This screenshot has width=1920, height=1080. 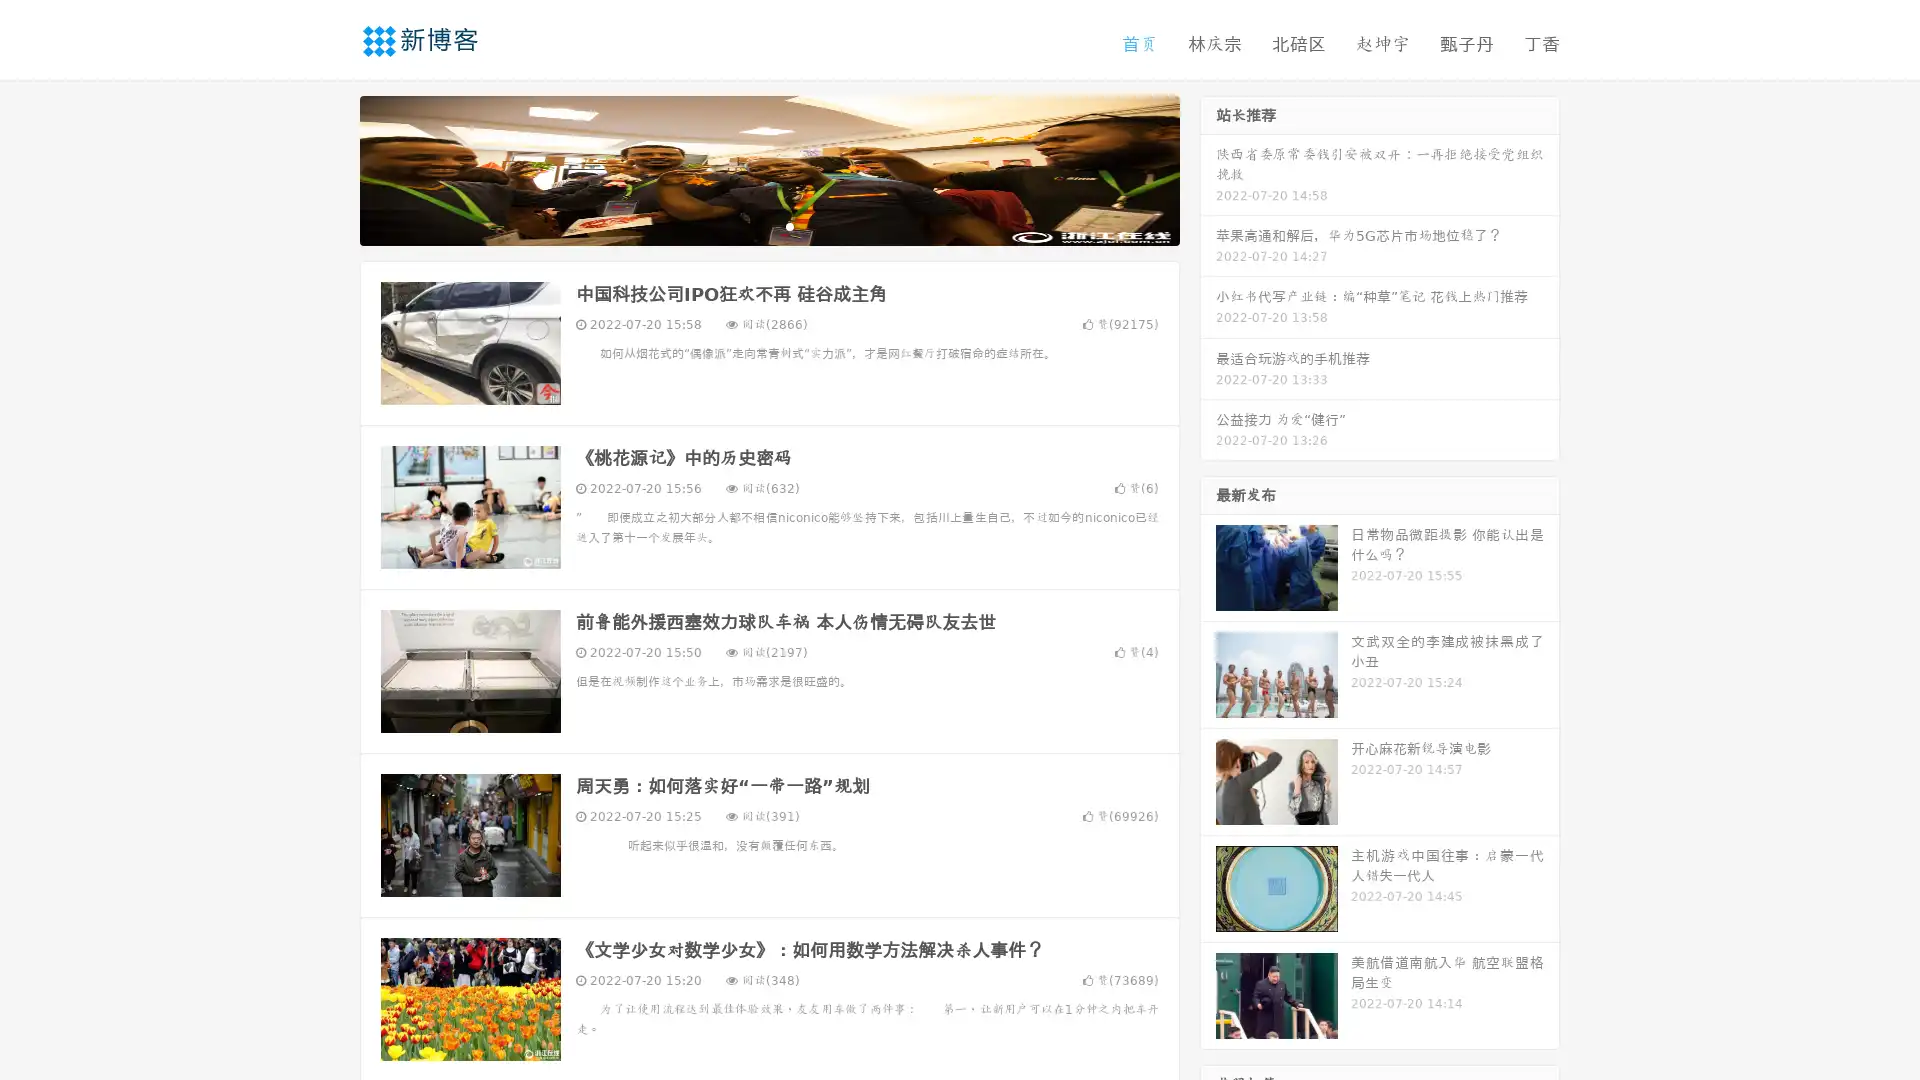 What do you see at coordinates (330, 168) in the screenshot?
I see `Previous slide` at bounding box center [330, 168].